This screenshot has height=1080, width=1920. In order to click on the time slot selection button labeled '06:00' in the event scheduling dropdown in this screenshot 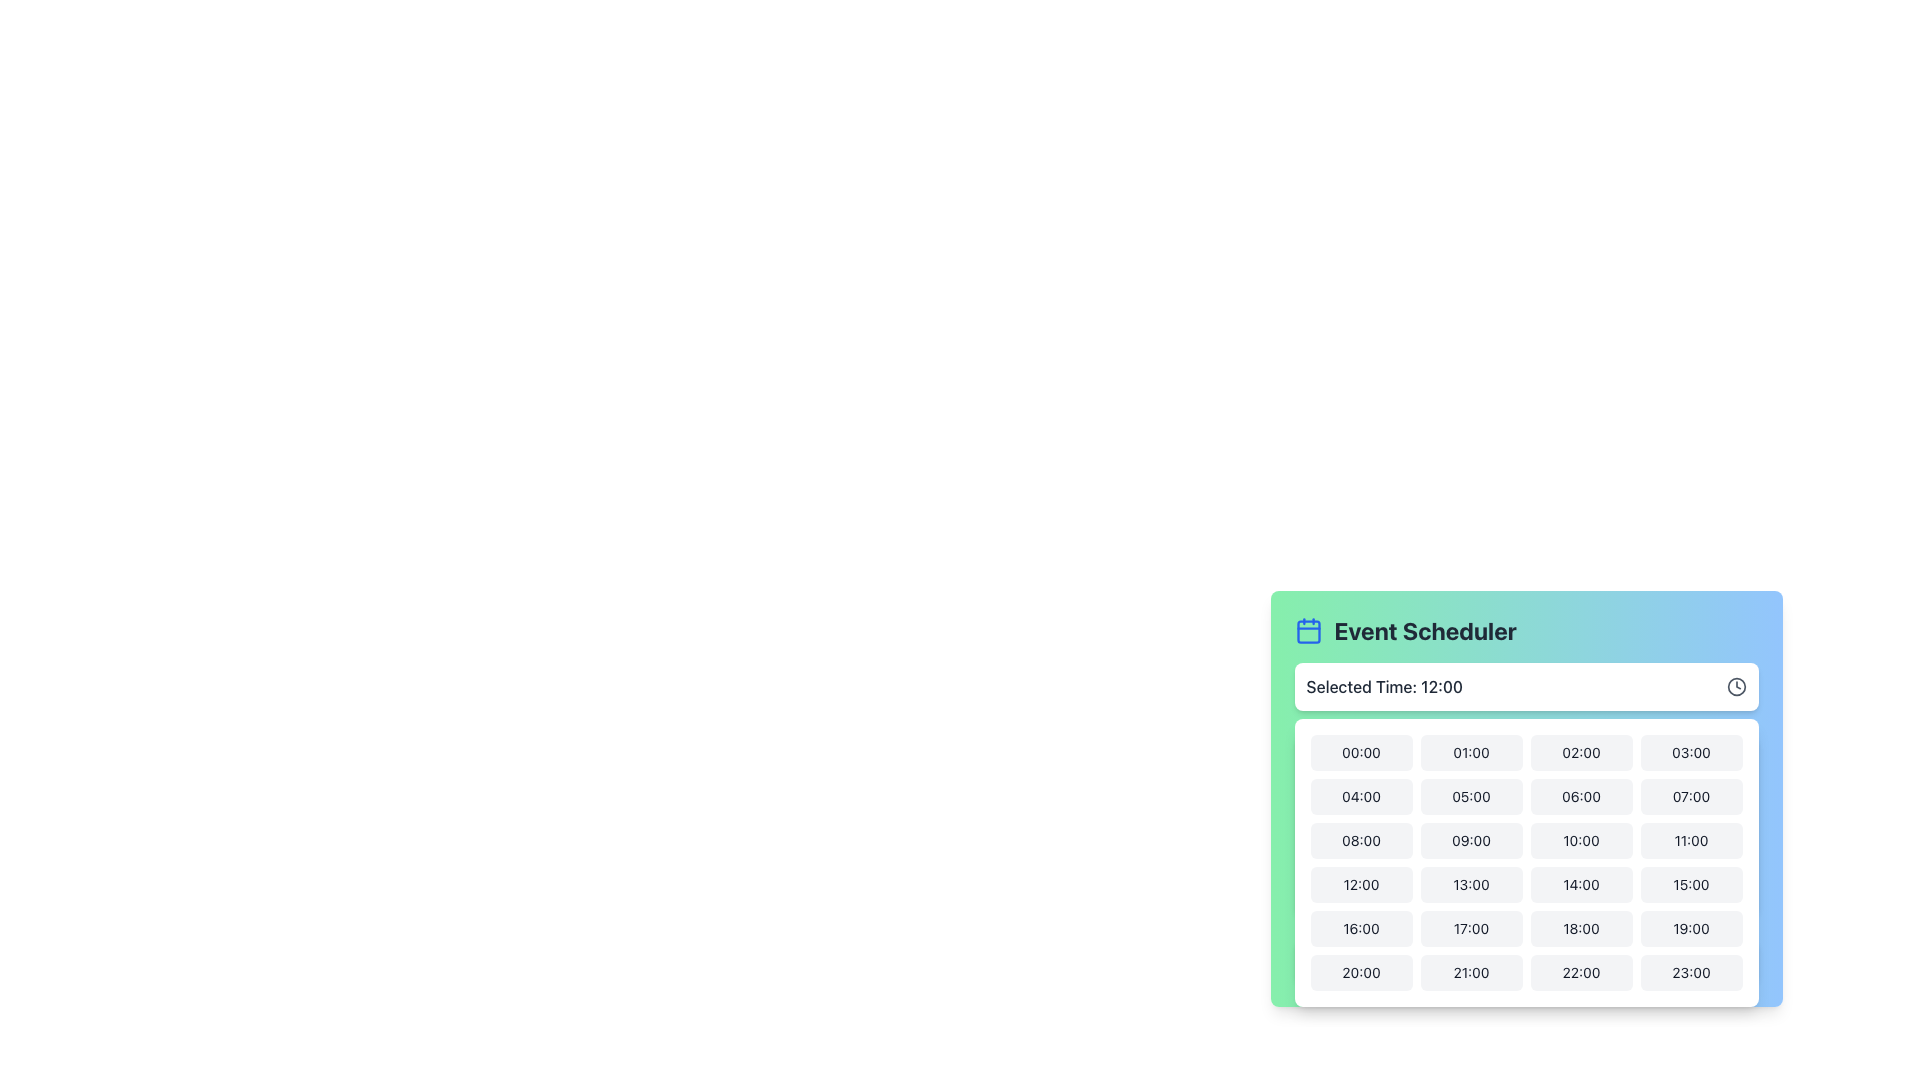, I will do `click(1525, 797)`.